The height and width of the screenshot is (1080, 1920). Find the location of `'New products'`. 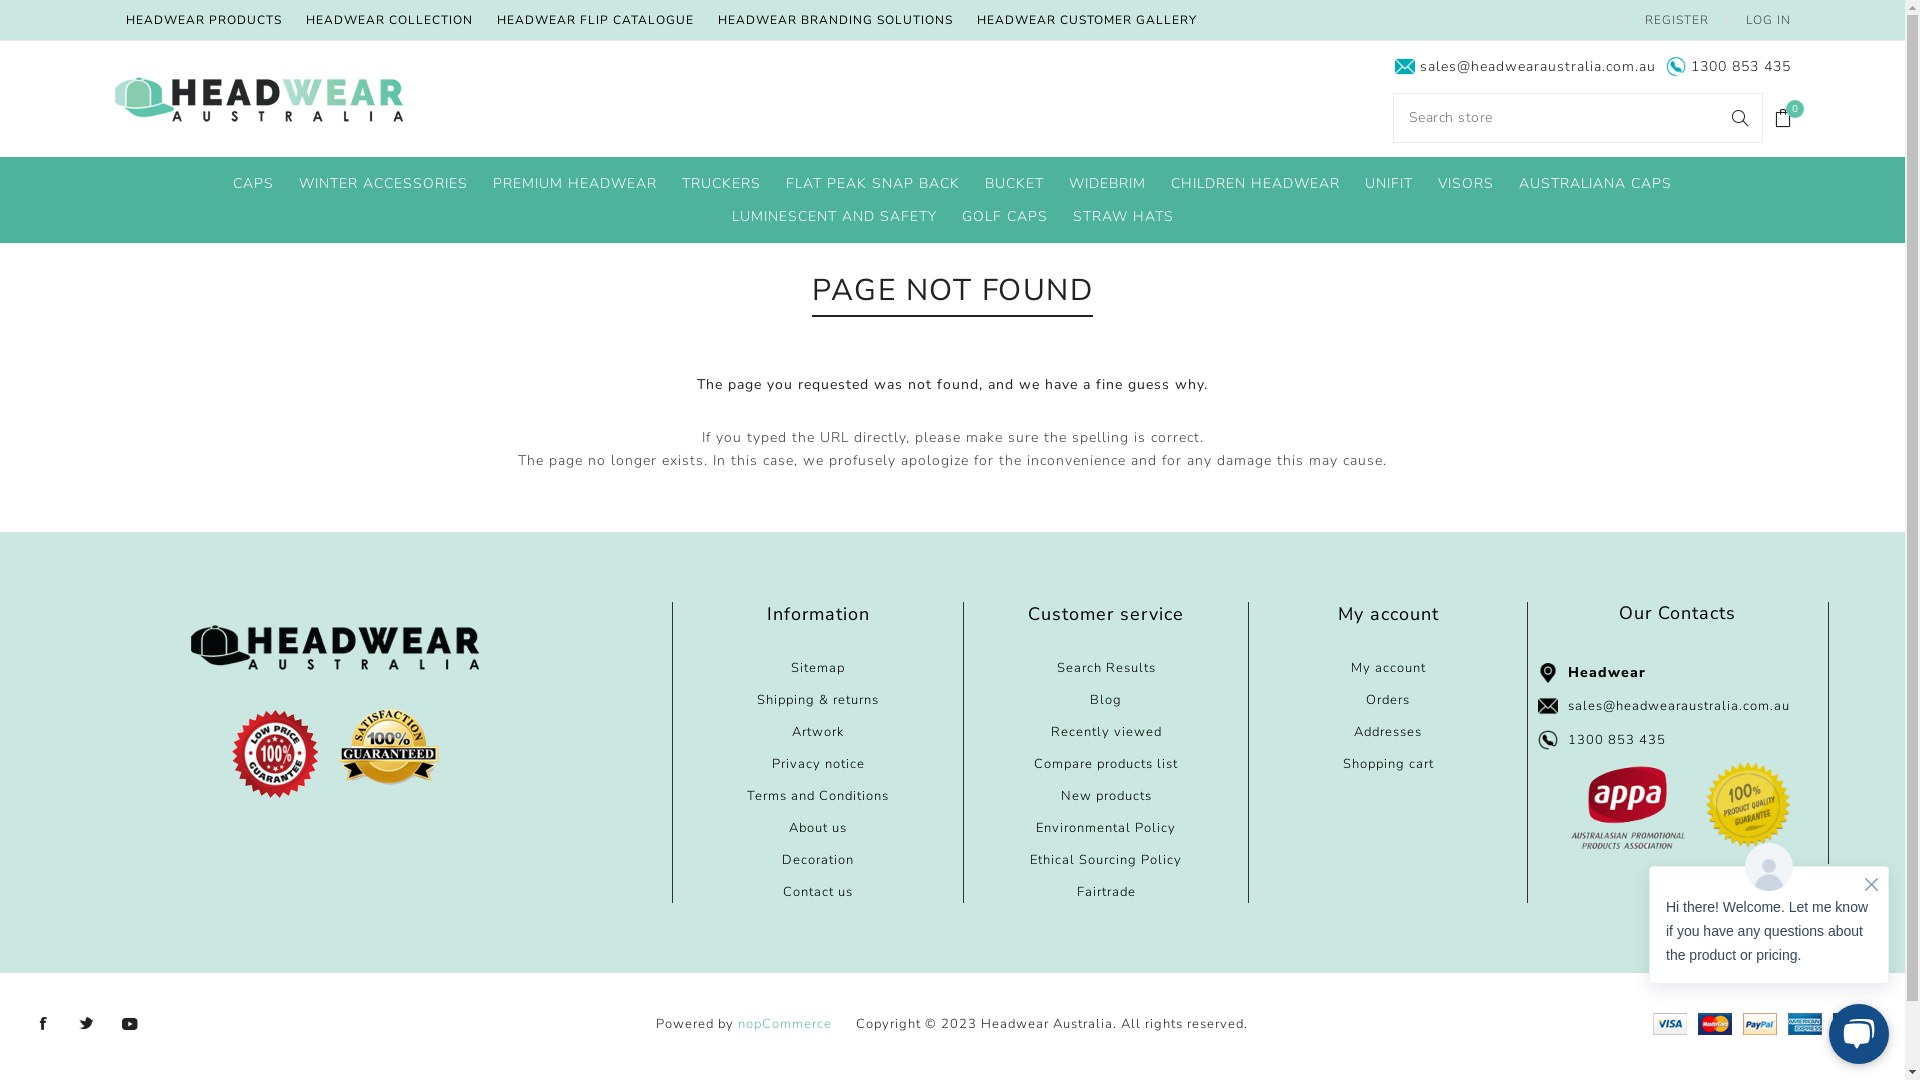

'New products' is located at coordinates (1105, 794).